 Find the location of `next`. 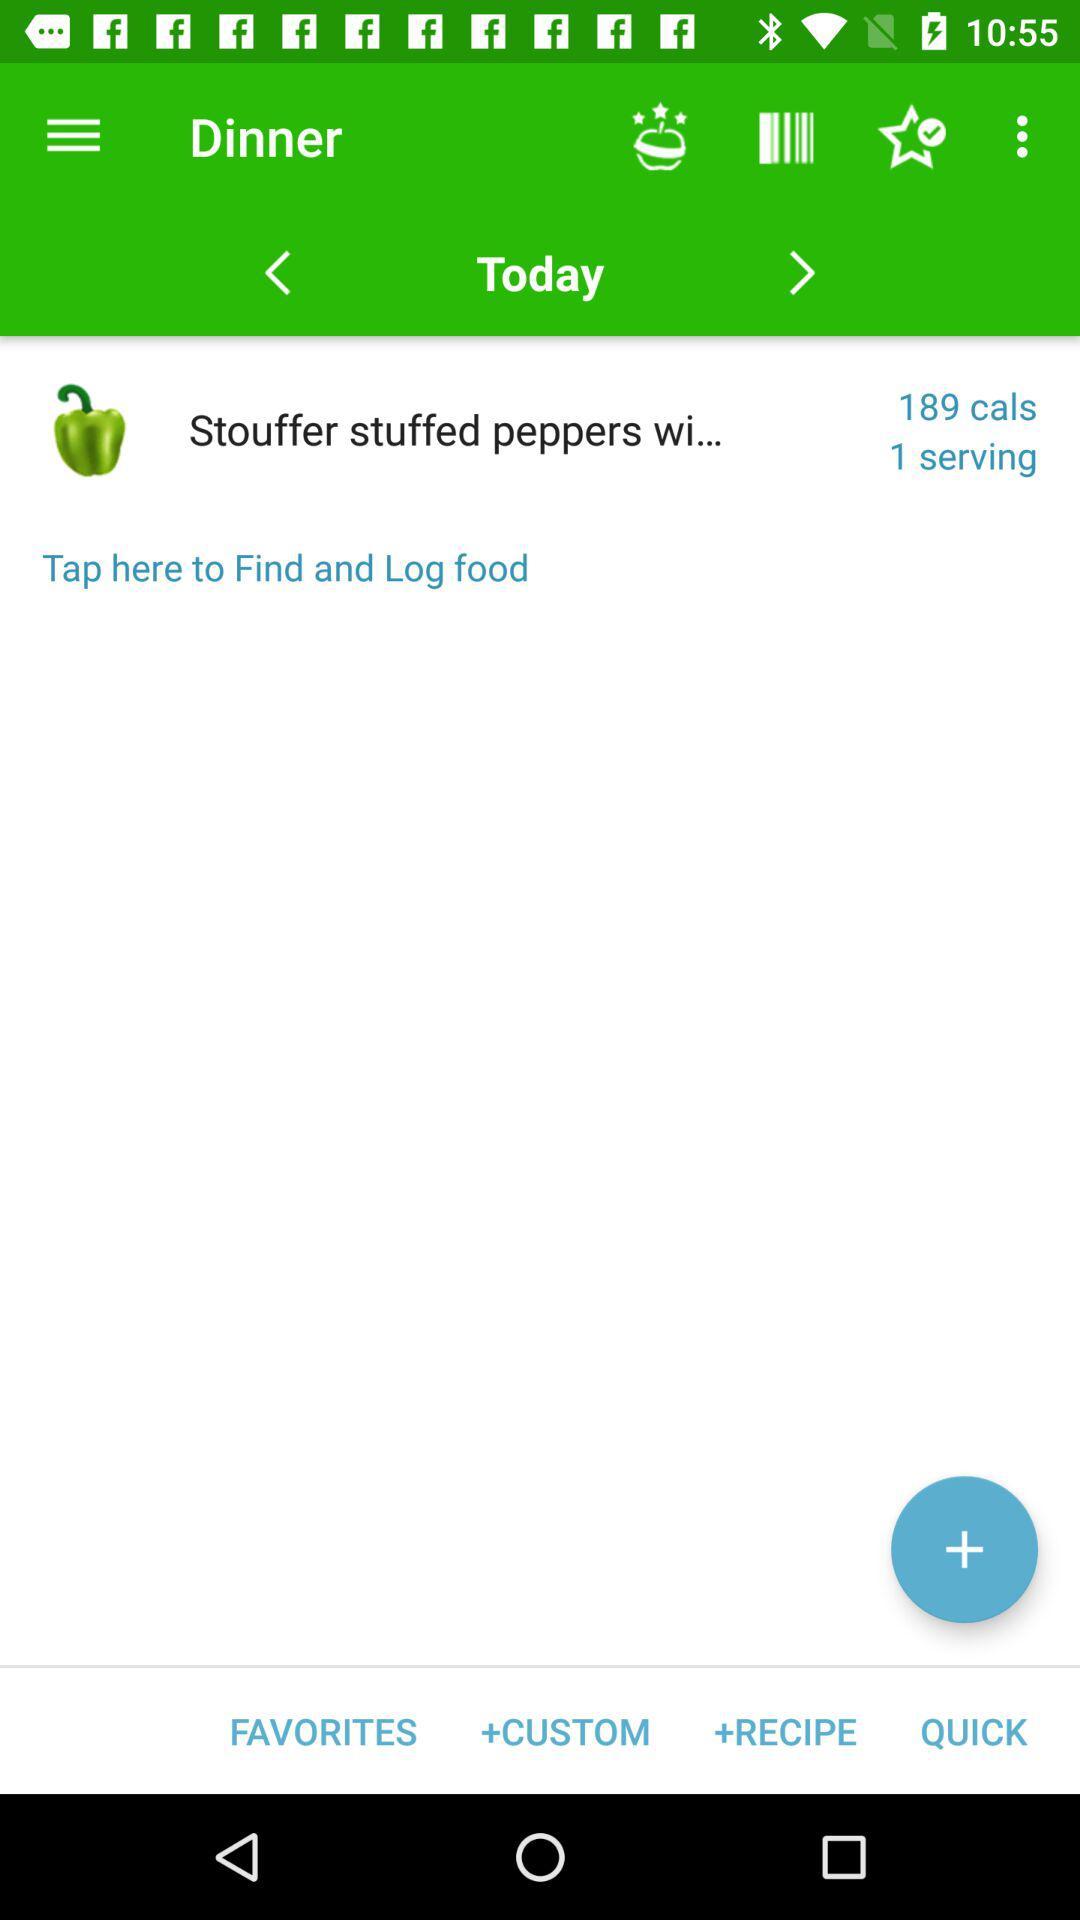

next is located at coordinates (801, 272).